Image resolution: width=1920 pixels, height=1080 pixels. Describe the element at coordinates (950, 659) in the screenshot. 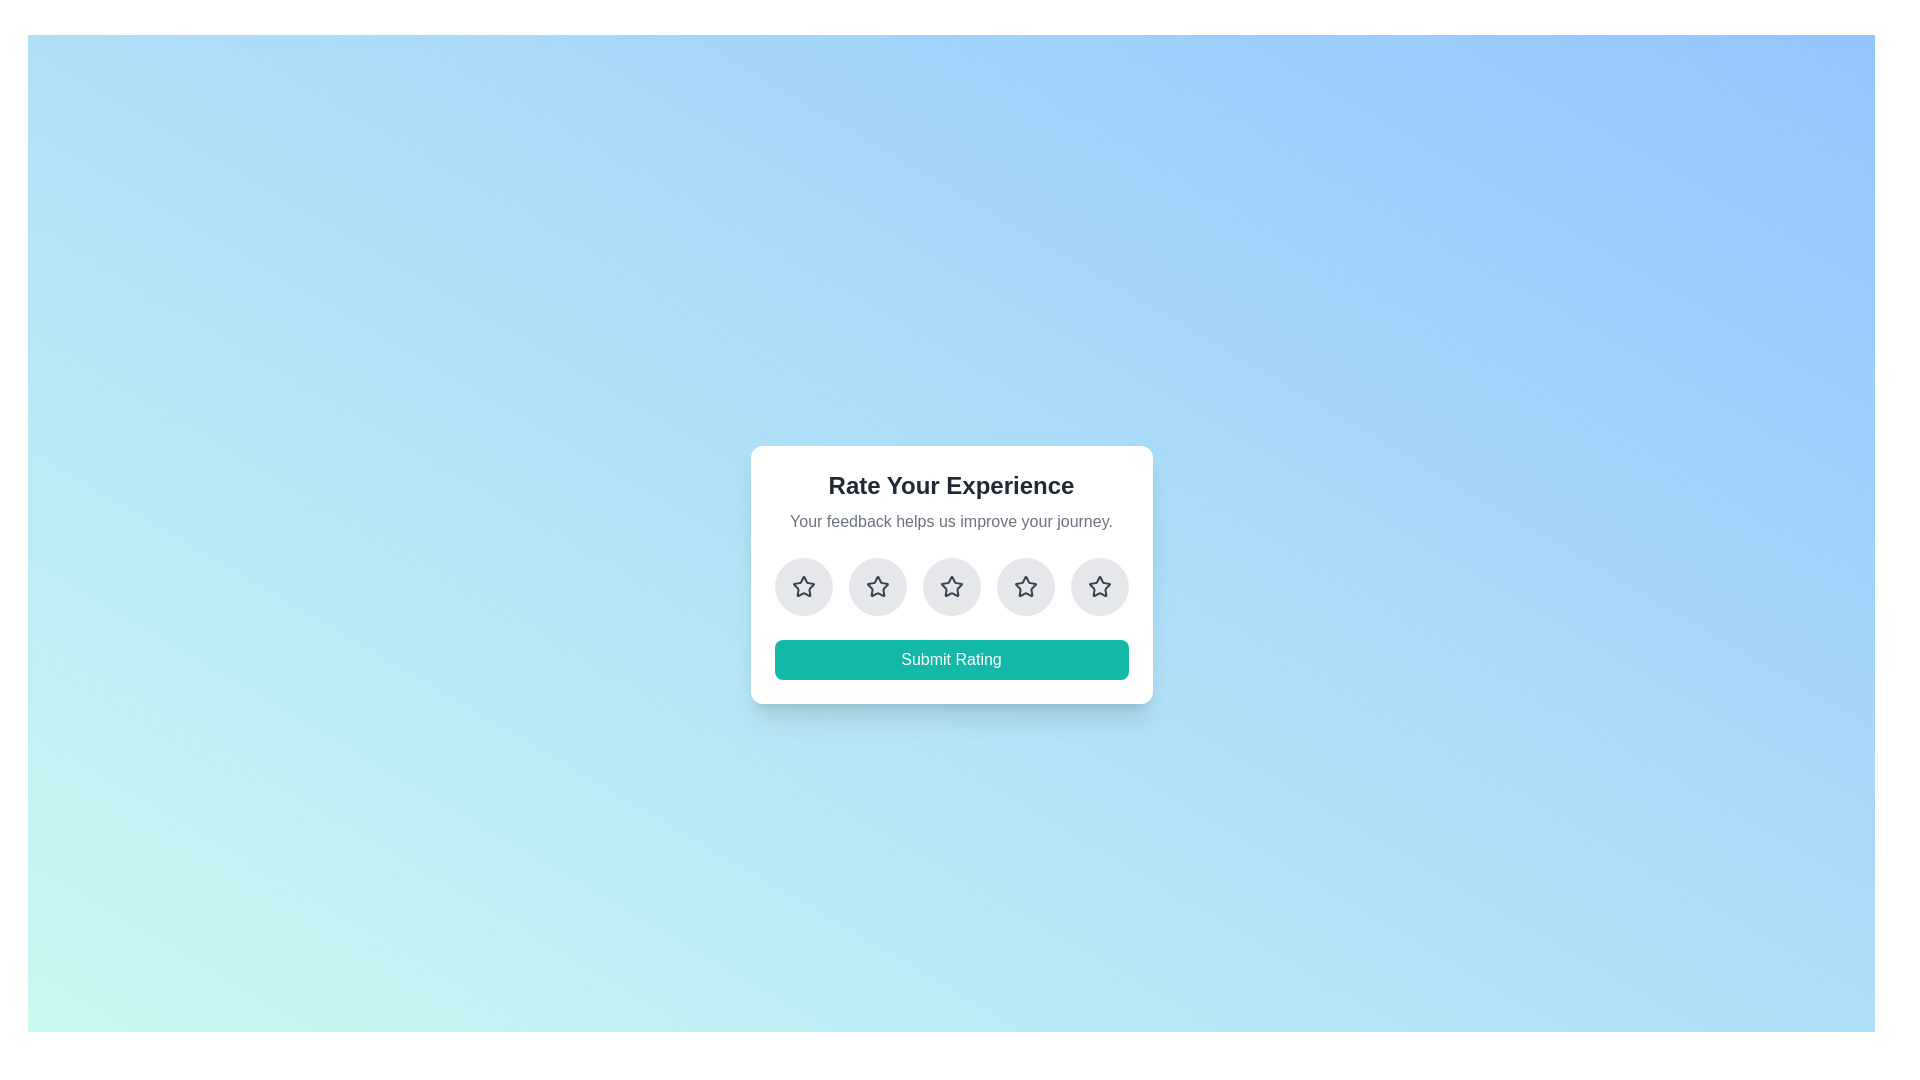

I see `'Submit Rating' button to submit the rating` at that location.